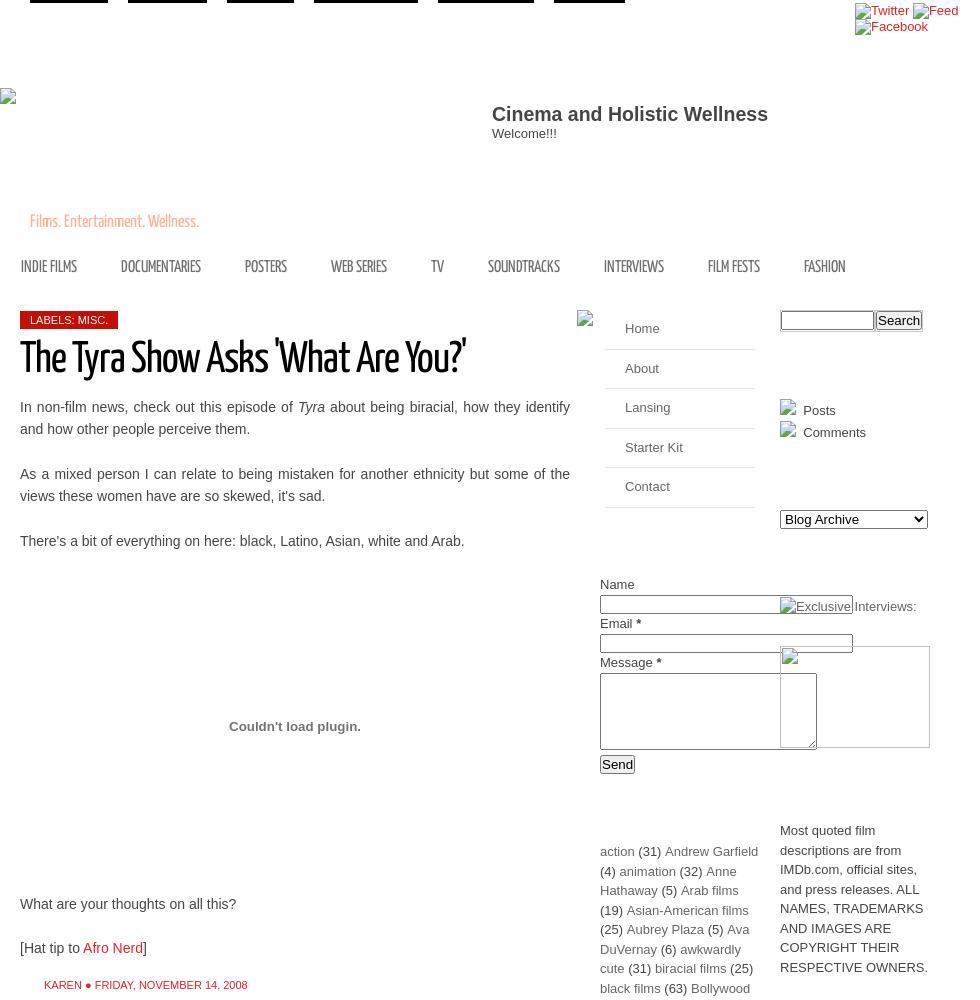 The height and width of the screenshot is (1000, 980). I want to click on '(63)', so click(664, 986).